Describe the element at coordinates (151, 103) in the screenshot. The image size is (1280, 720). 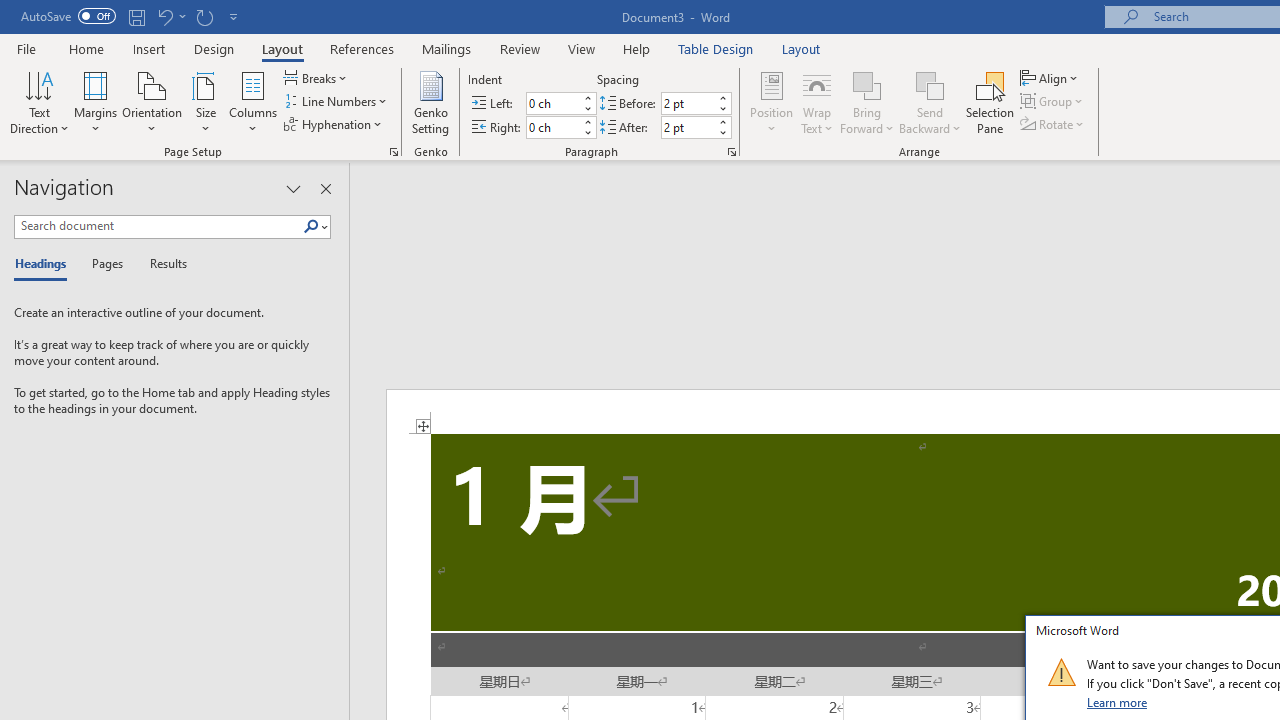
I see `'Orientation'` at that location.